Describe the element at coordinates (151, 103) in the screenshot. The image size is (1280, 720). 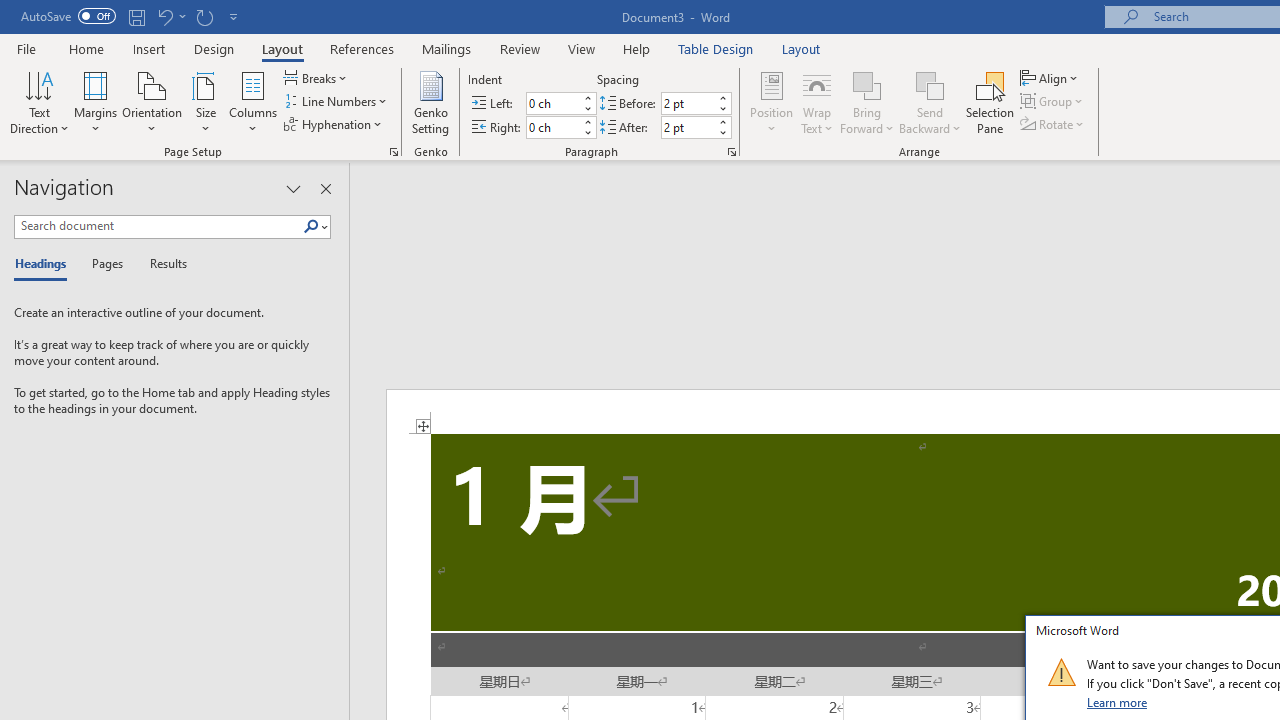
I see `'Orientation'` at that location.